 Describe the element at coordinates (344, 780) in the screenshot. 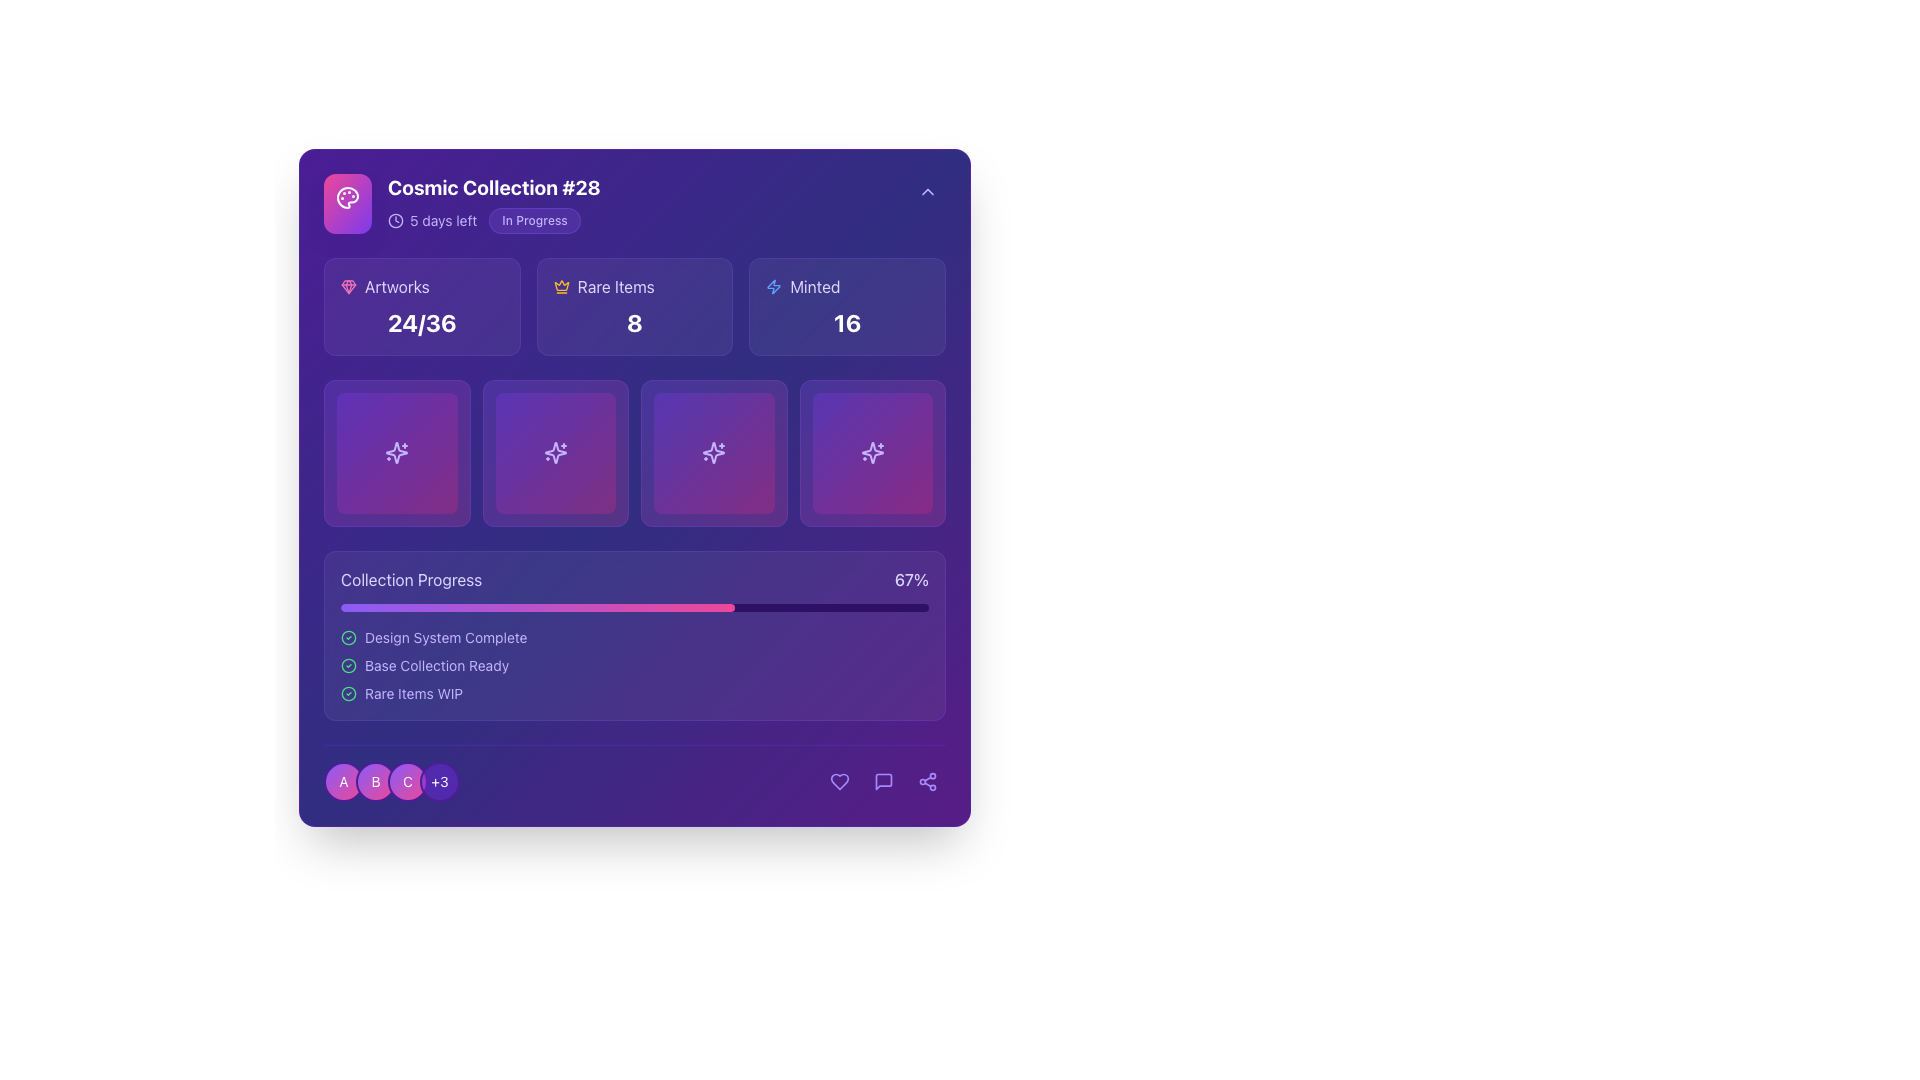

I see `the circular badge featuring the letter 'A' in white, which is positioned at the bottom-left of the interface, bordered by a violet ring and adjacent to the 'B' badge` at that location.